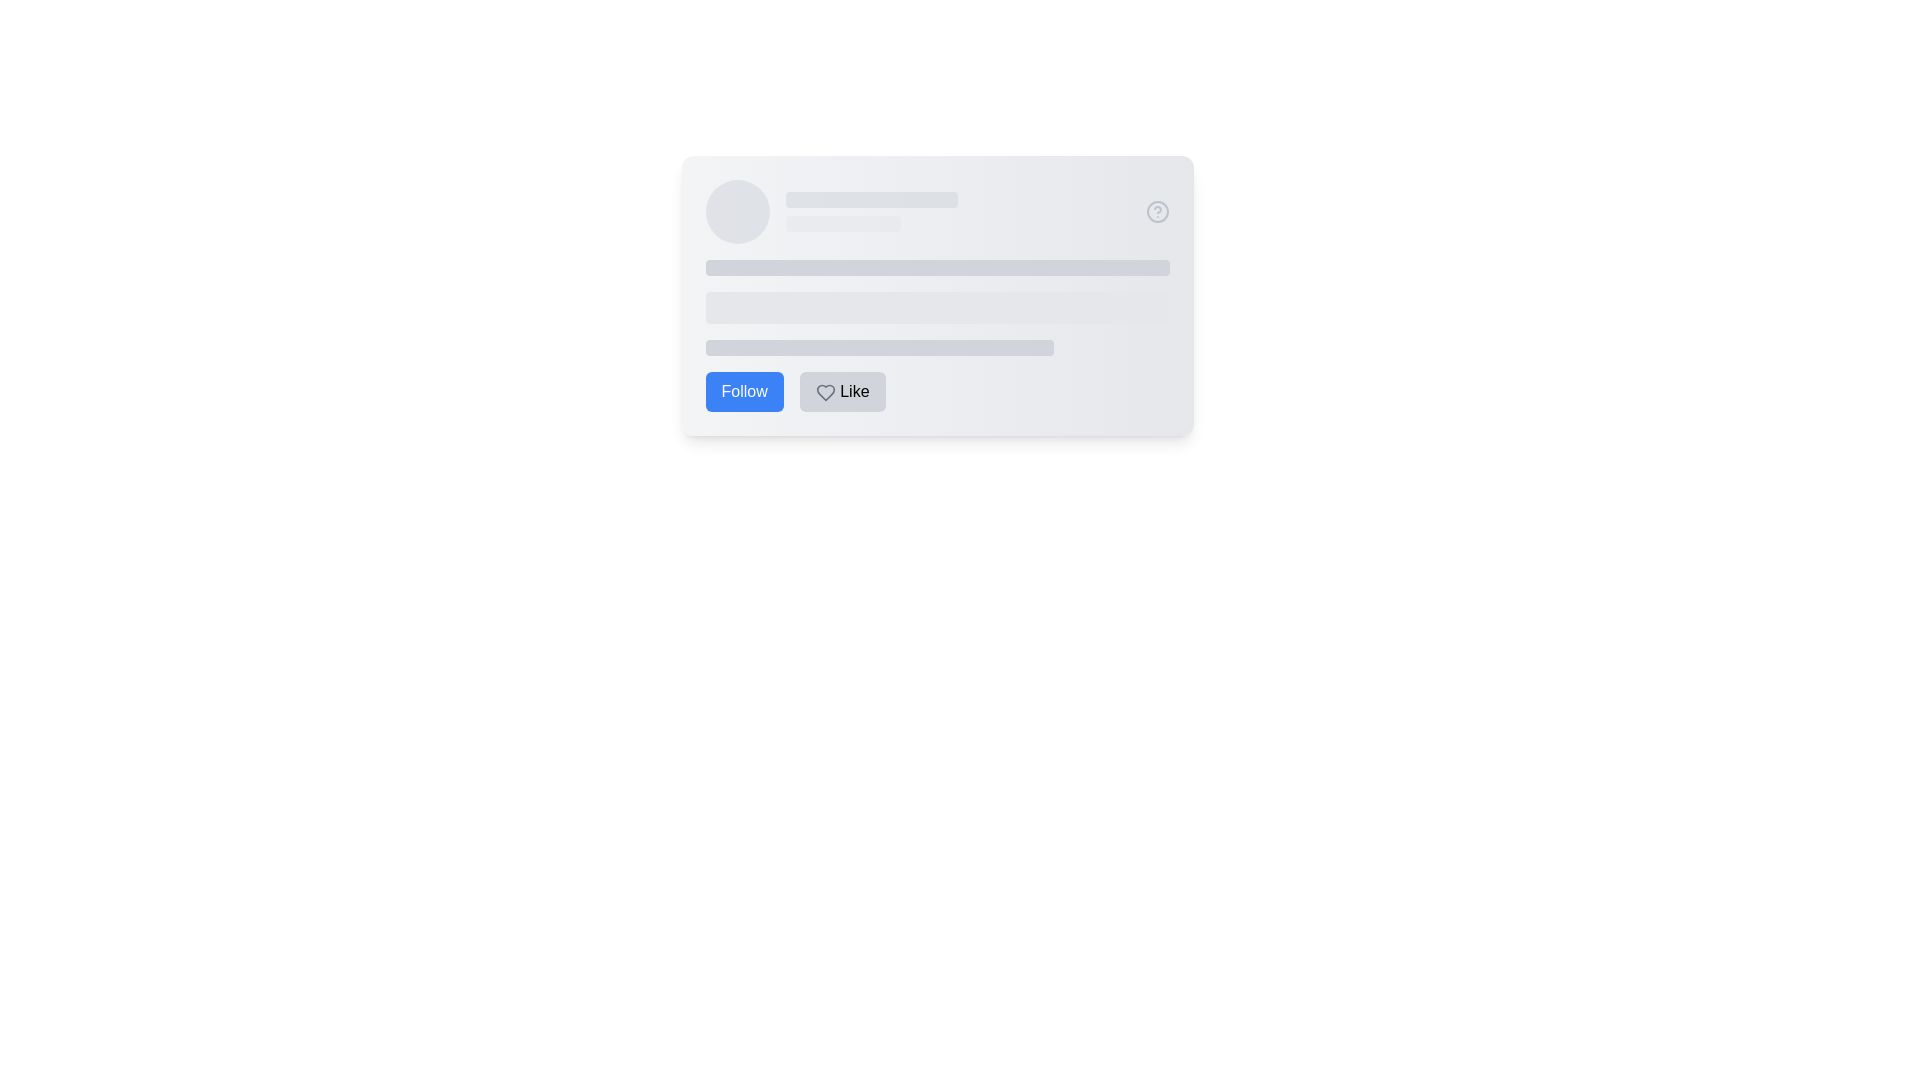 The image size is (1920, 1080). I want to click on the blue 'Follow' button with rounded corners, which is the leftmost button in a group of interactive elements, to follow, so click(743, 392).